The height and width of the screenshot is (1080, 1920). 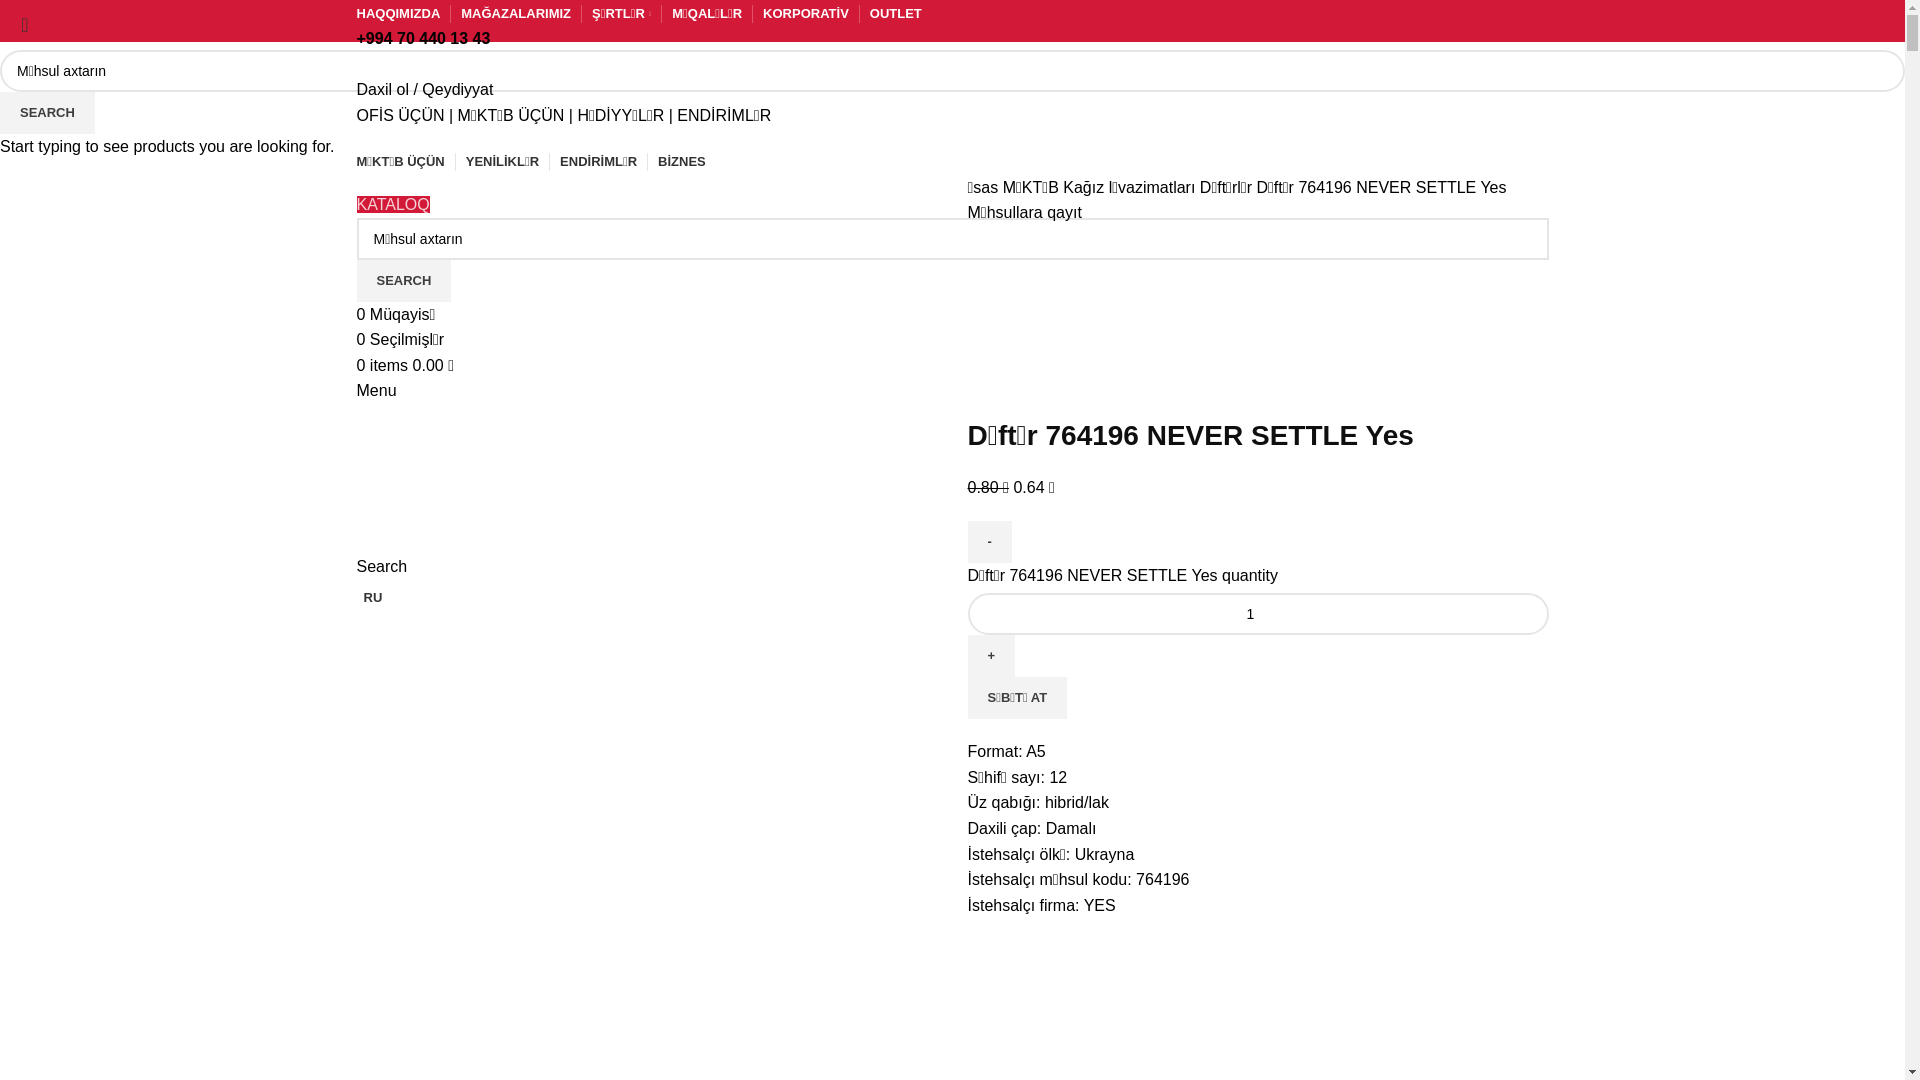 What do you see at coordinates (369, 596) in the screenshot?
I see `'RU'` at bounding box center [369, 596].